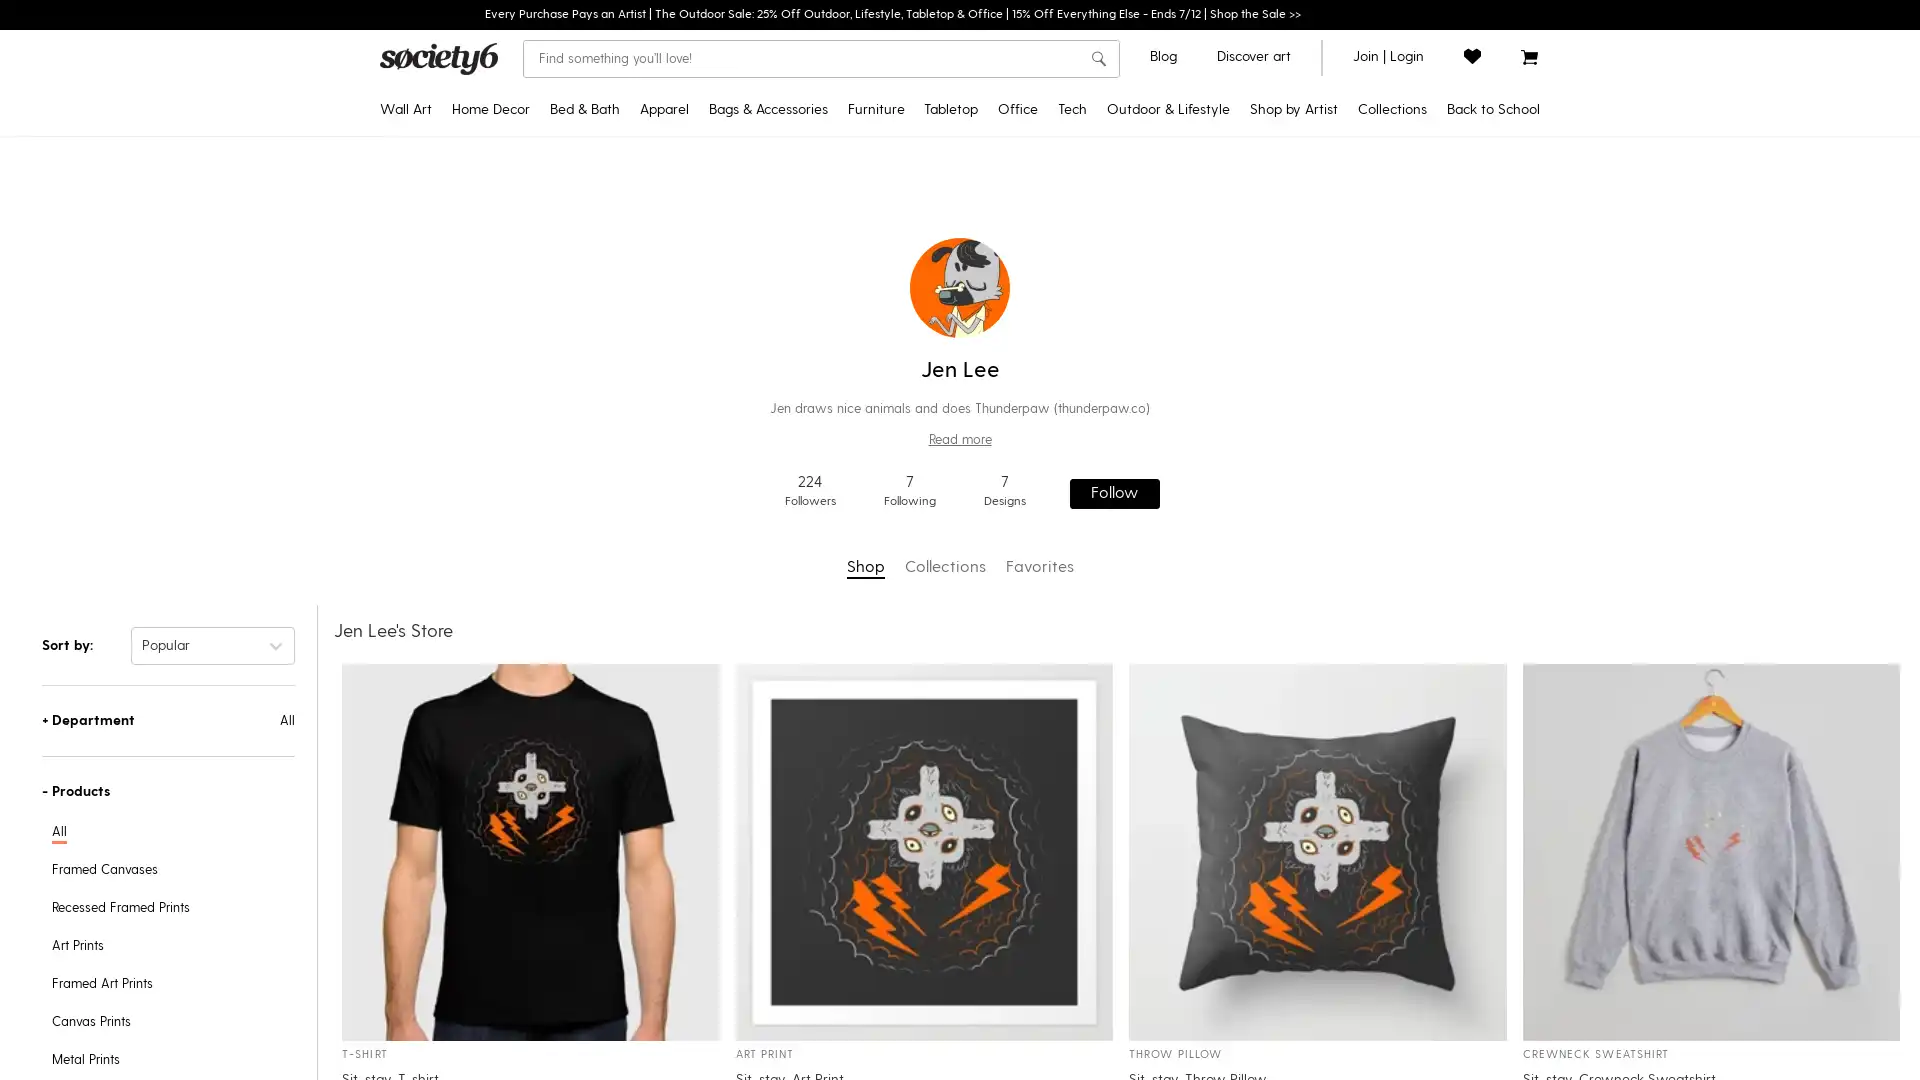 The width and height of the screenshot is (1920, 1080). What do you see at coordinates (1318, 353) in the screenshot?
I see `Inspired by Matisse` at bounding box center [1318, 353].